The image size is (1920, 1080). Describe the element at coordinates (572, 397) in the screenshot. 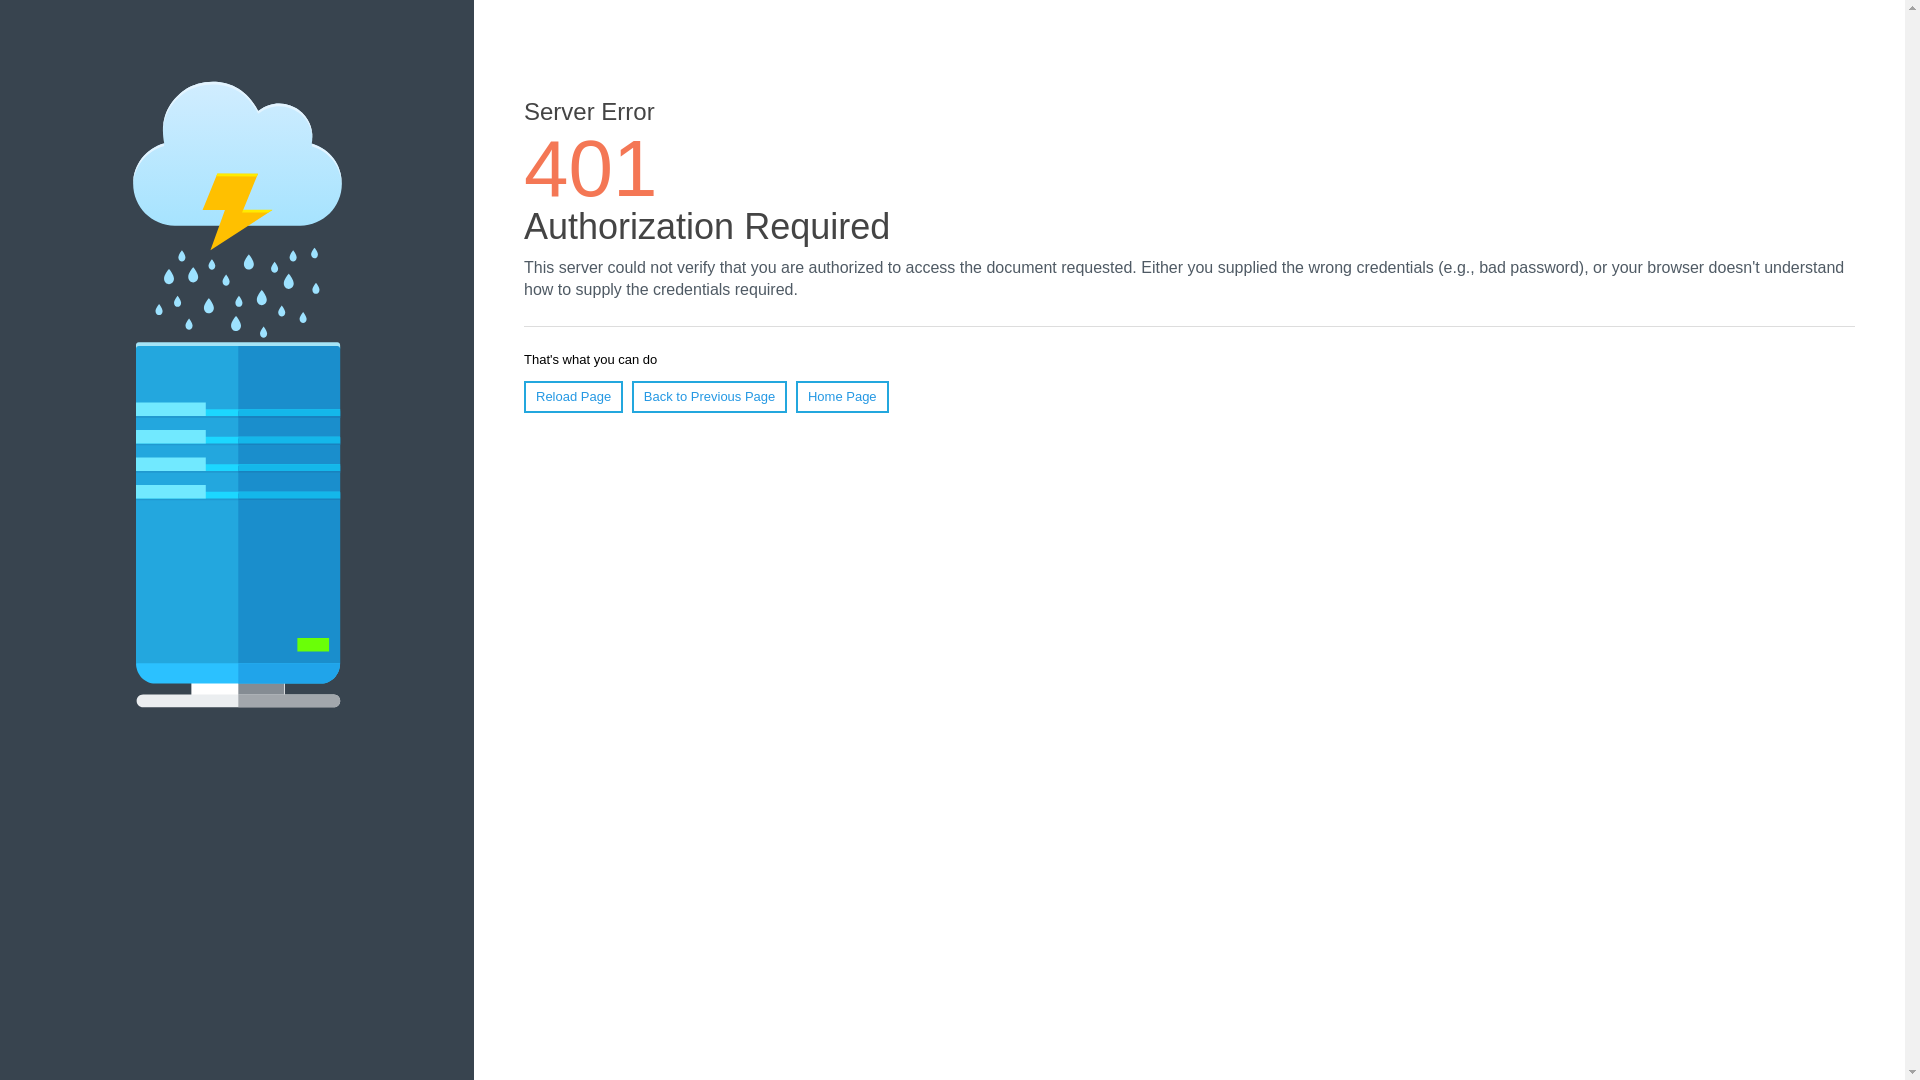

I see `'Reload Page'` at that location.